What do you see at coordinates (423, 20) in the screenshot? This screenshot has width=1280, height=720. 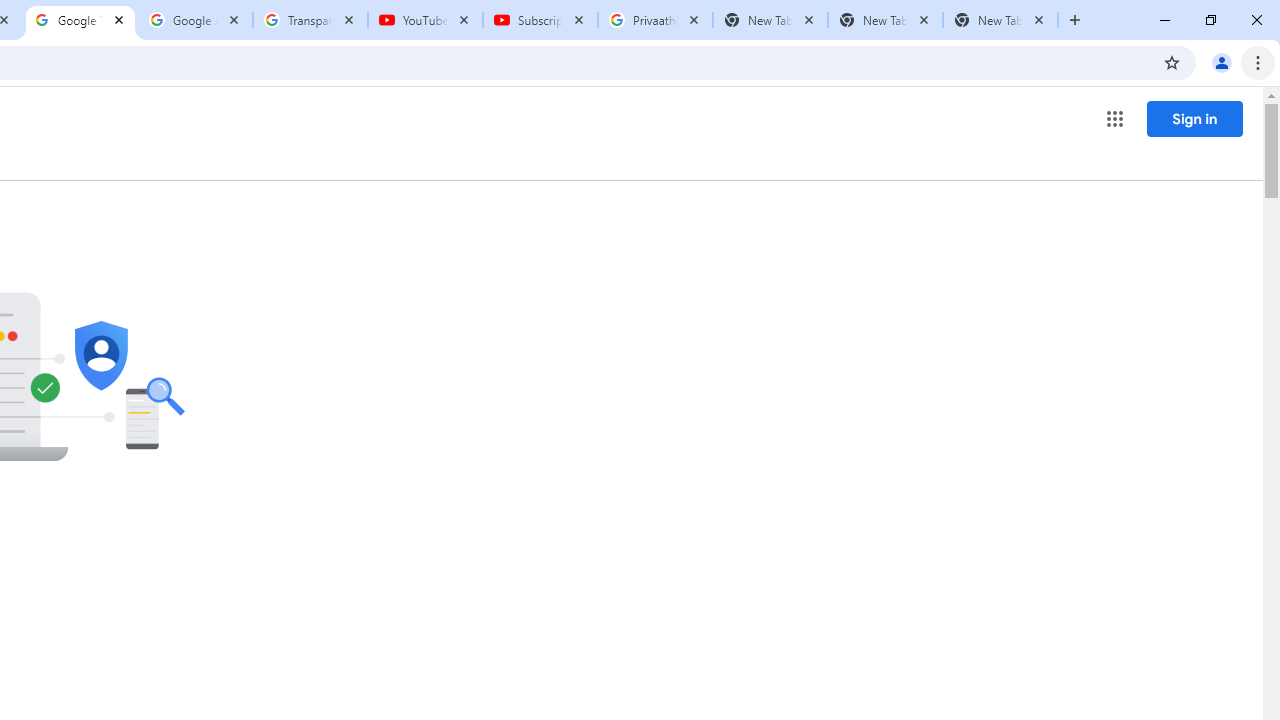 I see `'YouTube'` at bounding box center [423, 20].